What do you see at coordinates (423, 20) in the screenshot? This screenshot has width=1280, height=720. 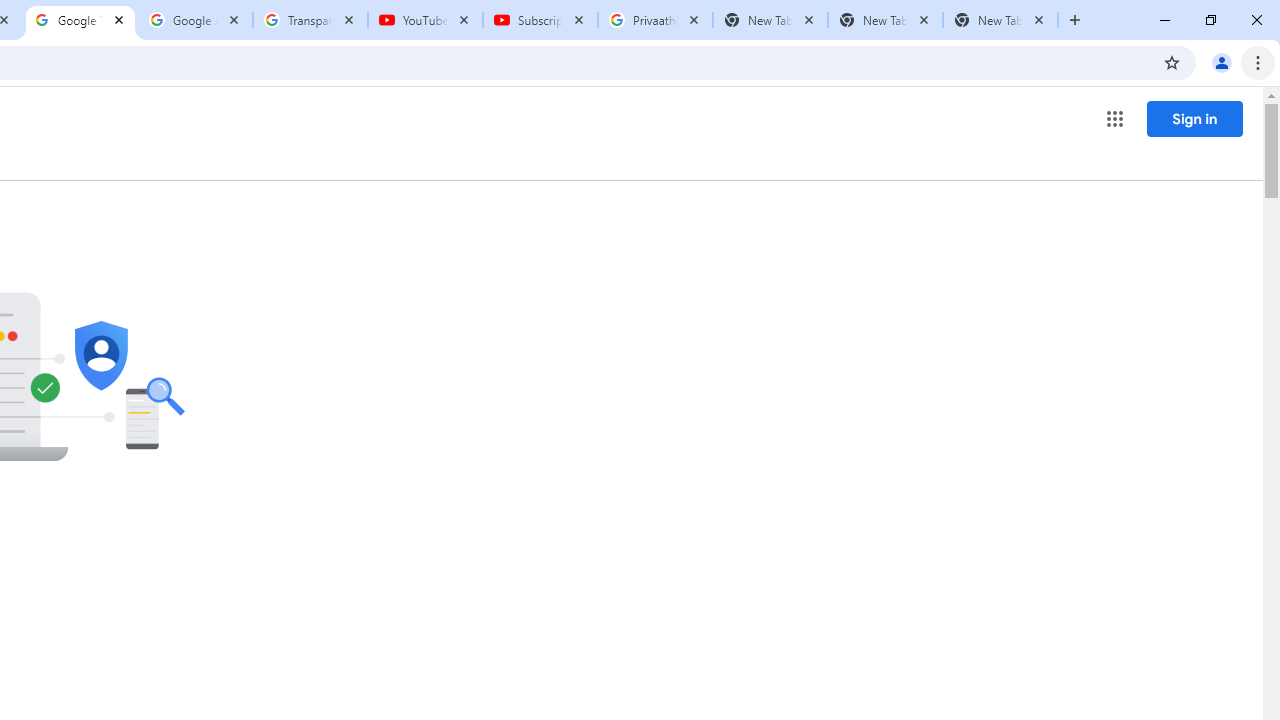 I see `'YouTube'` at bounding box center [423, 20].